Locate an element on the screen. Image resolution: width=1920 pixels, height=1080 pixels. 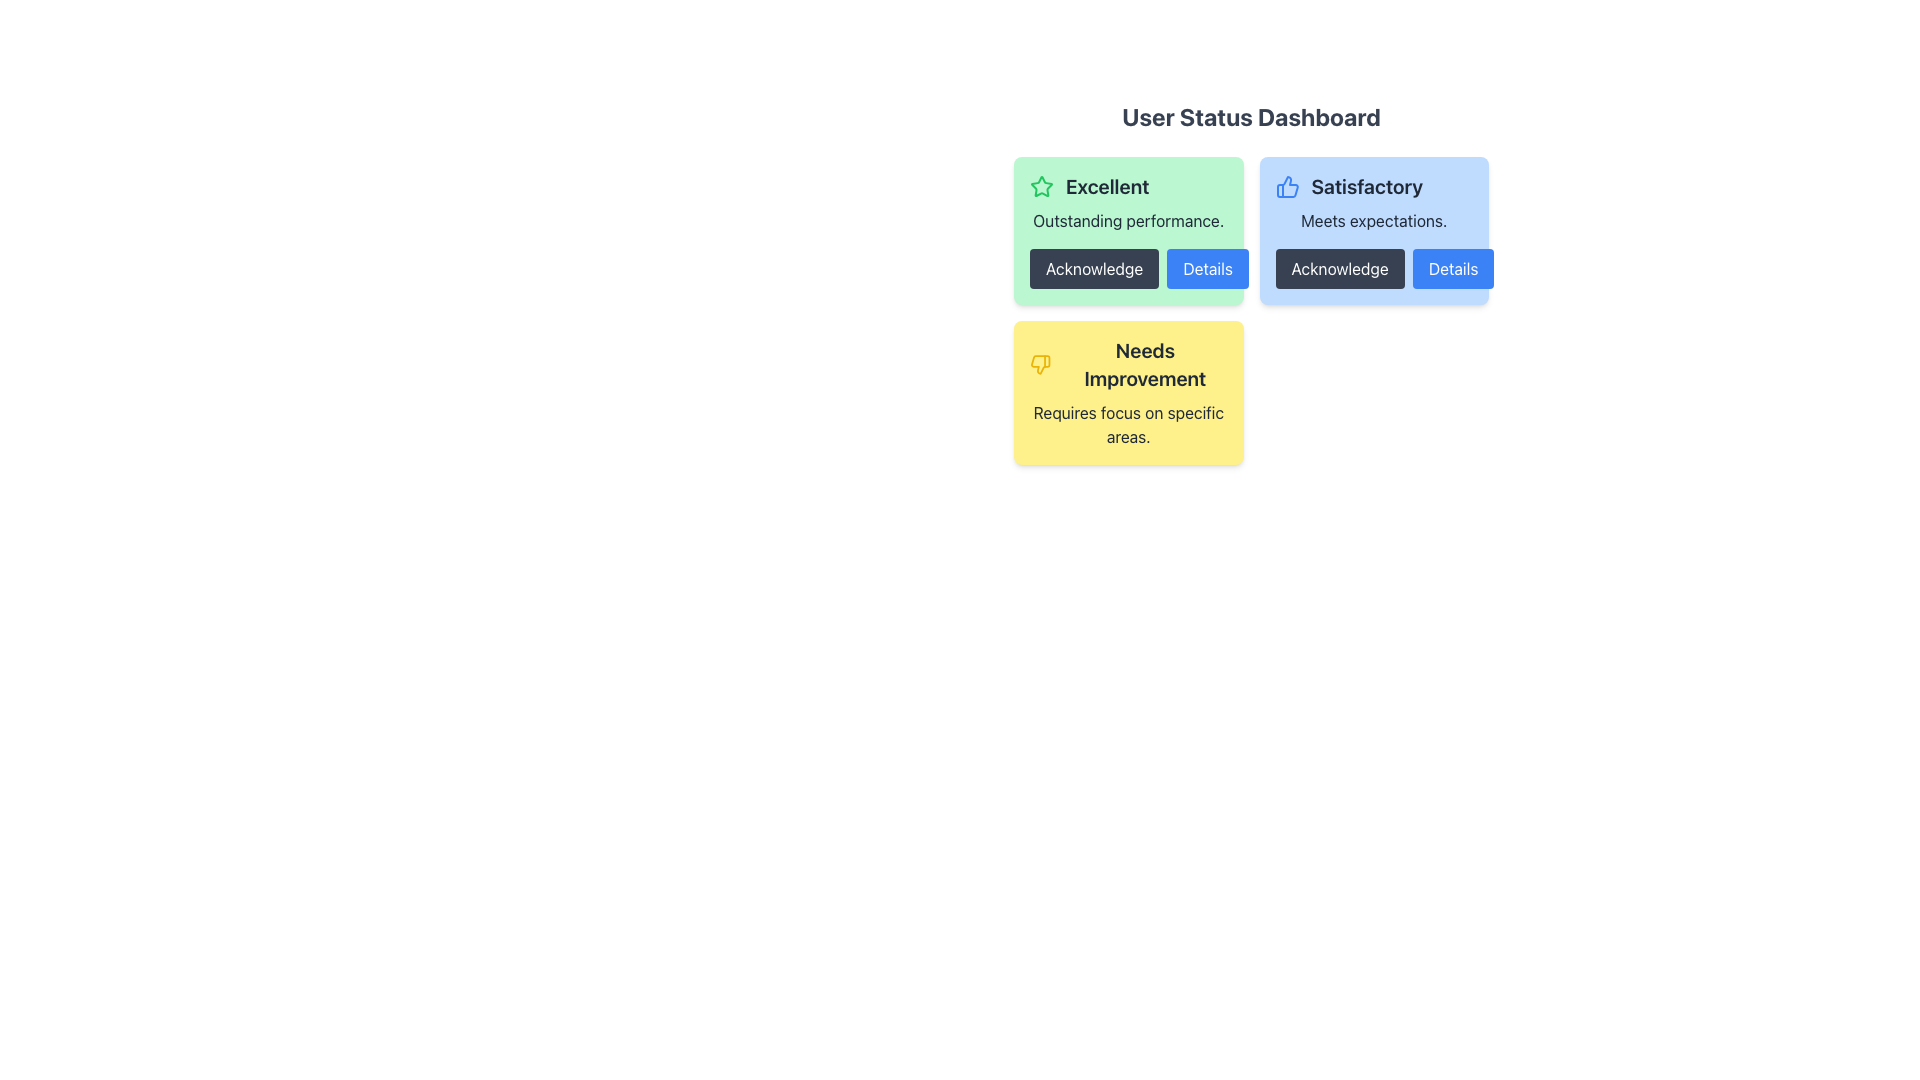
the Header Text element displaying 'User Status Dashboard', which is prominently placed at the top of the panel and styled with a large, bold, dark gray font is located at coordinates (1250, 116).